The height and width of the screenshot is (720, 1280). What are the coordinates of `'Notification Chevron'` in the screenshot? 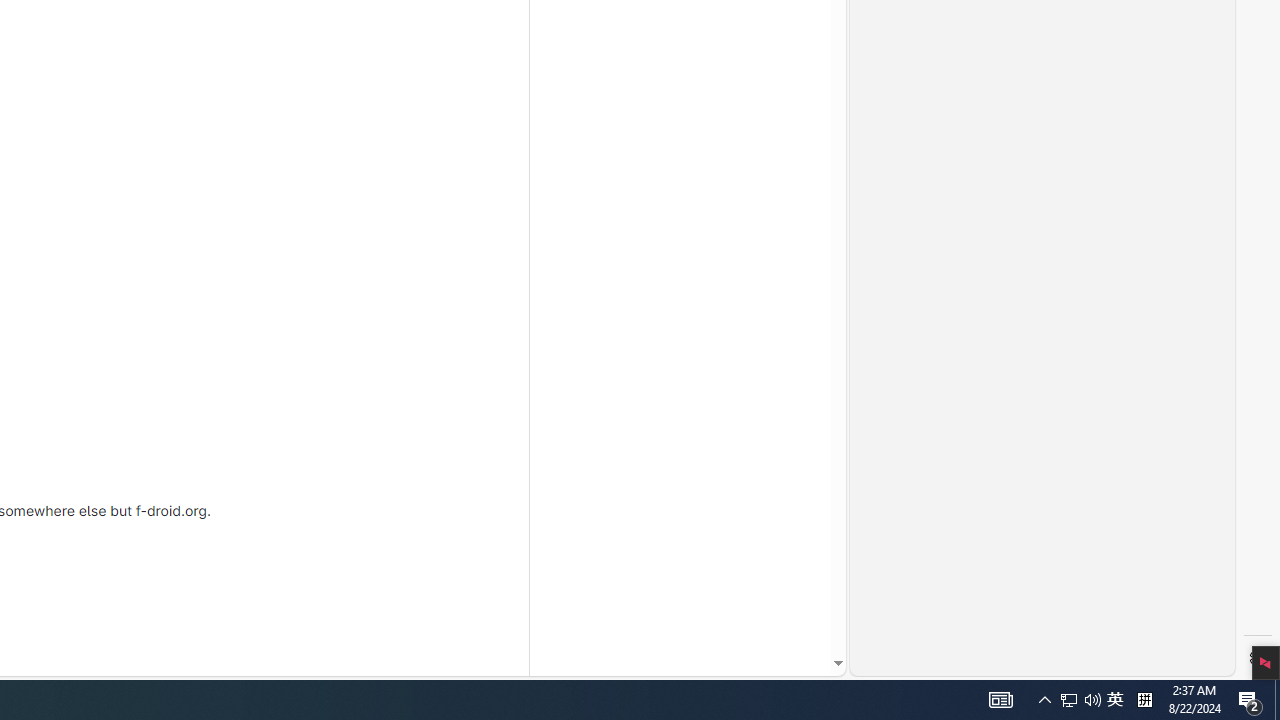 It's located at (1044, 698).